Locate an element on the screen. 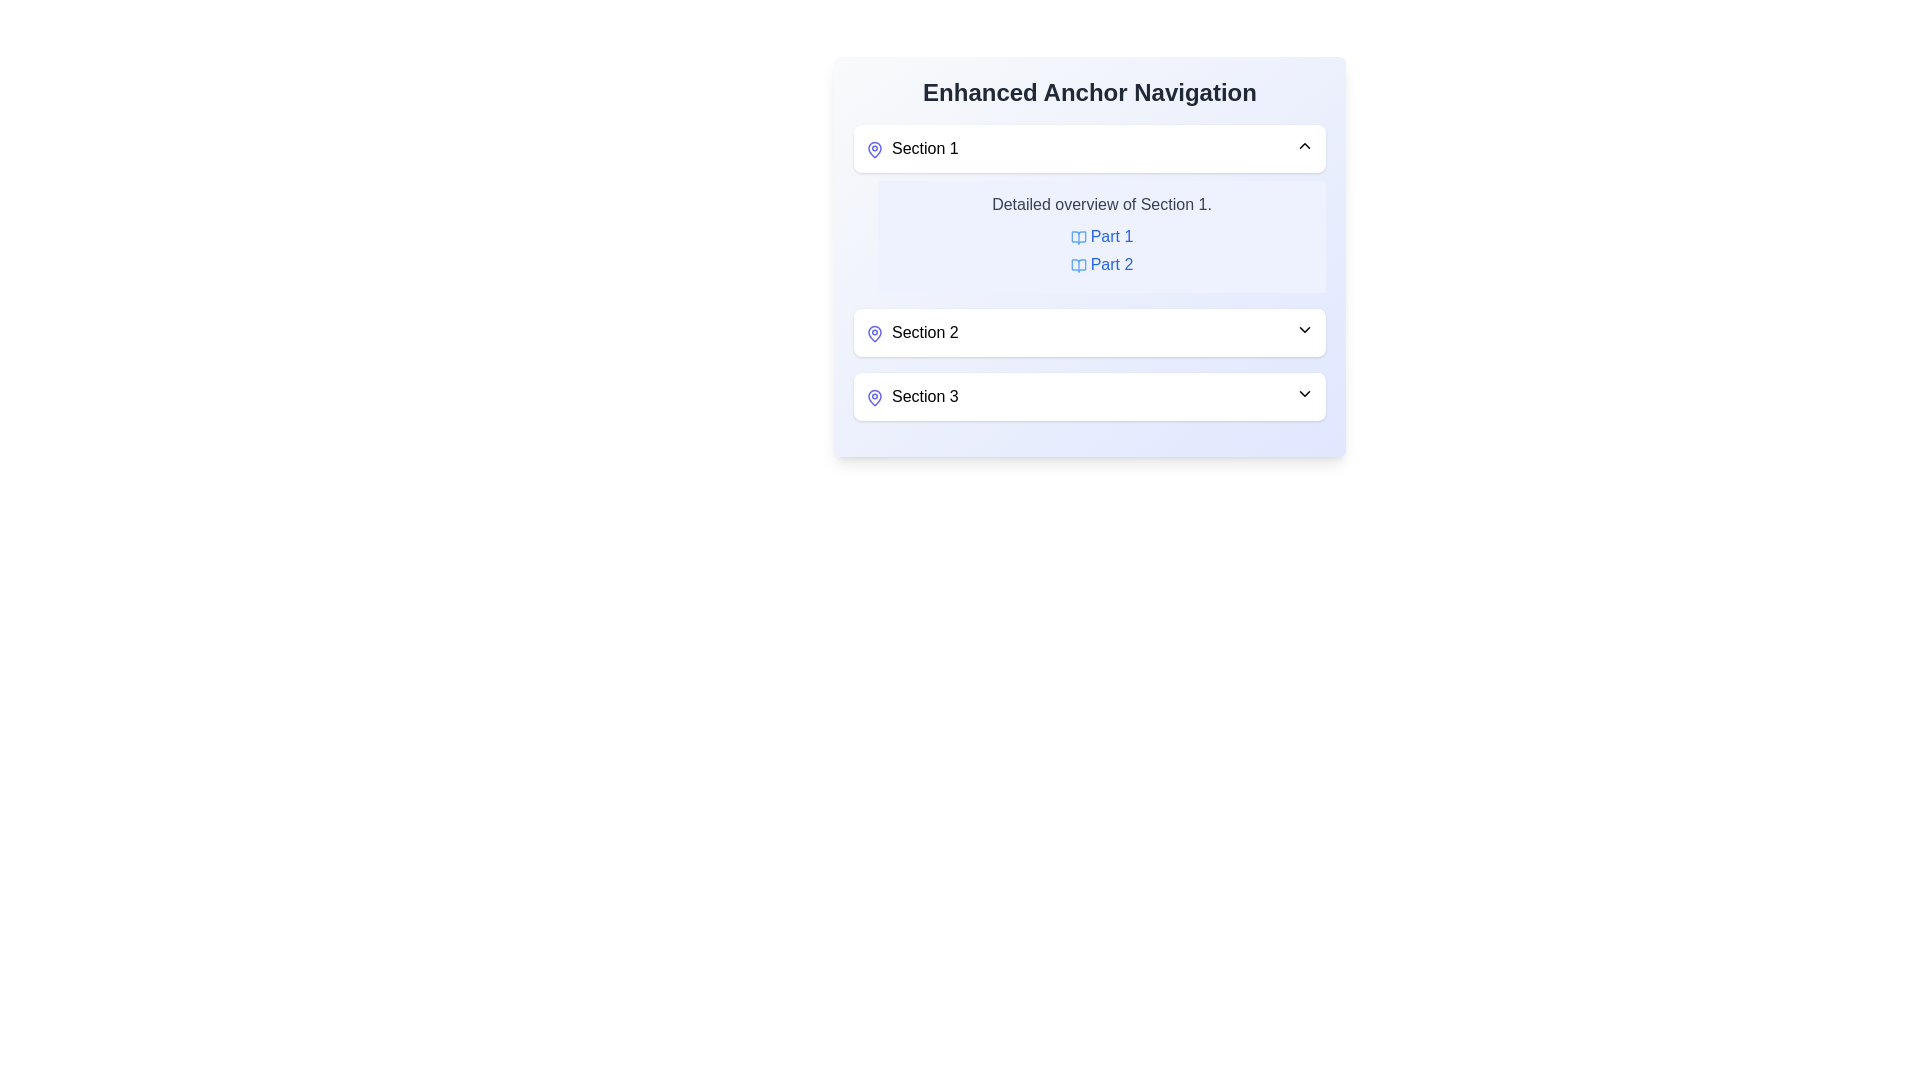  the upward-pointing chevron icon located in 'Section 1' is located at coordinates (1305, 145).